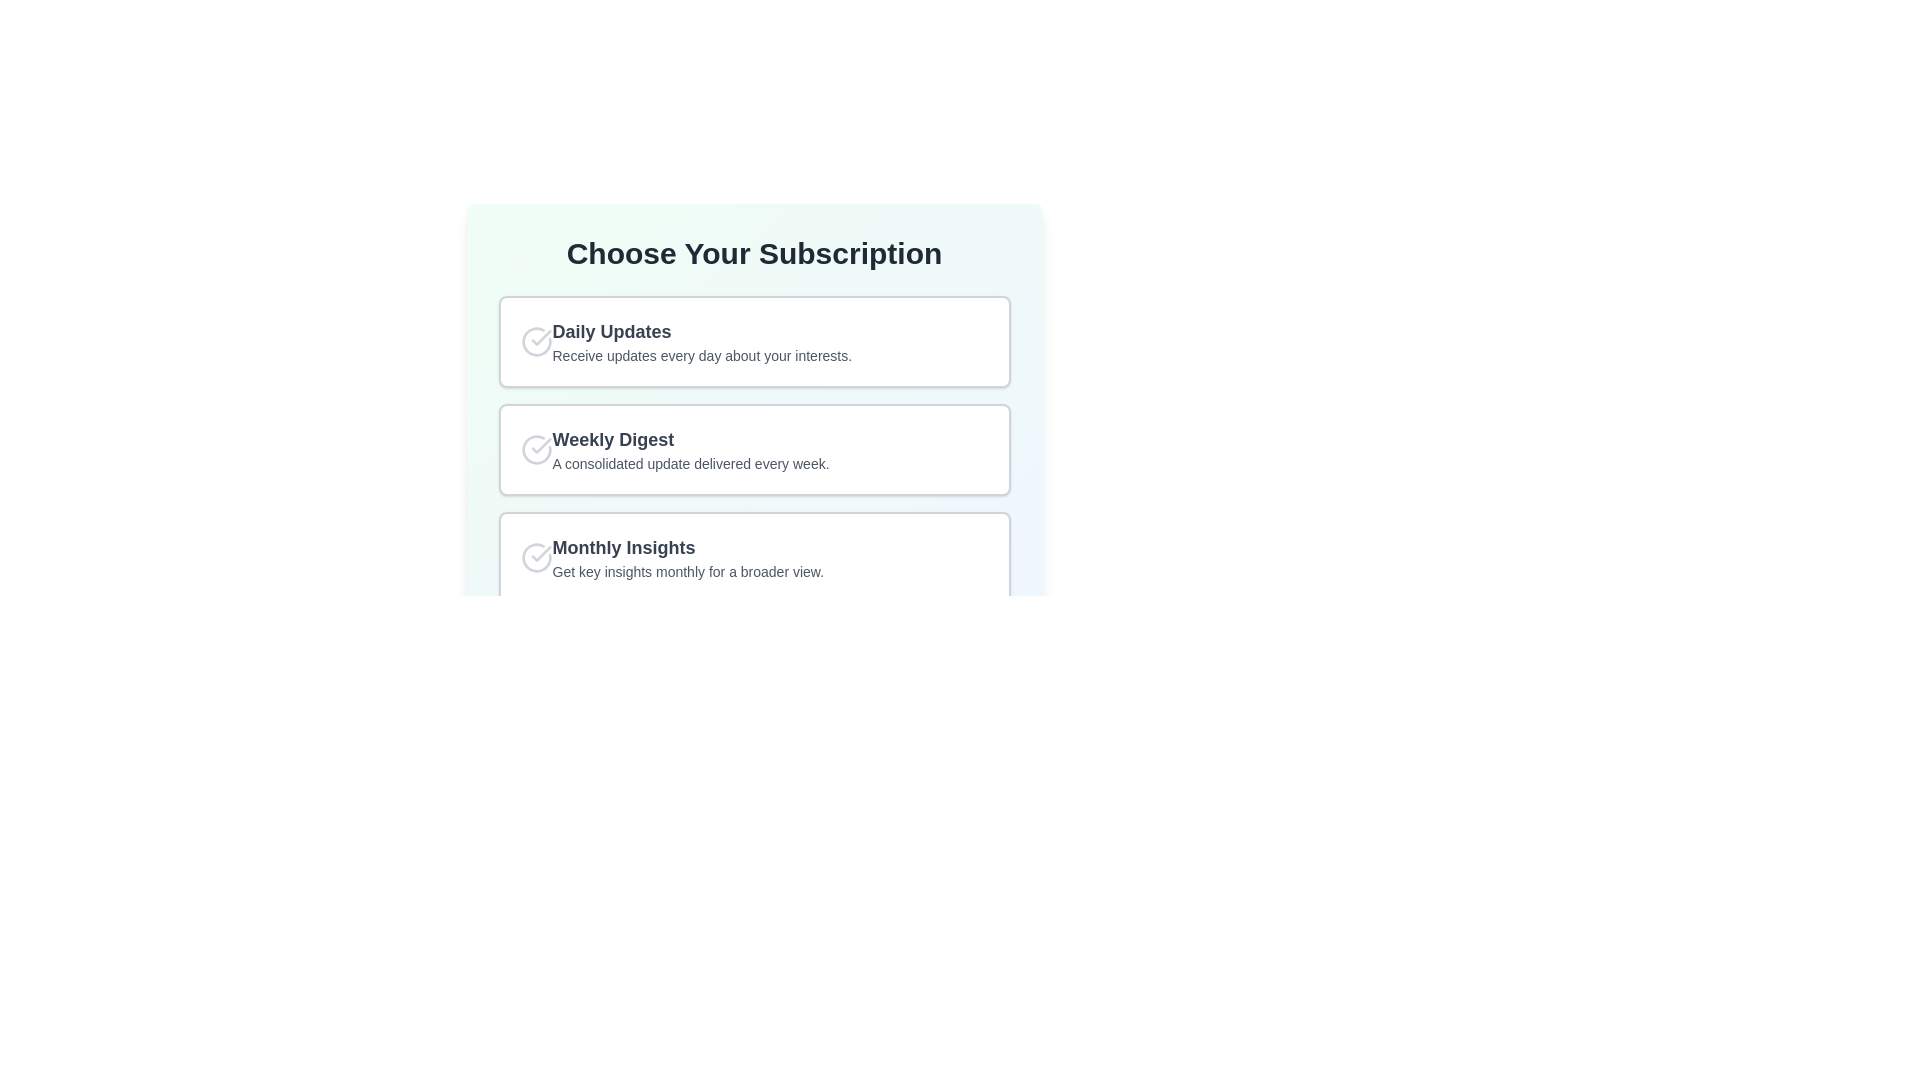  What do you see at coordinates (753, 558) in the screenshot?
I see `the subscription choice card that describes monthly insights, located third in a vertical stack of cards` at bounding box center [753, 558].